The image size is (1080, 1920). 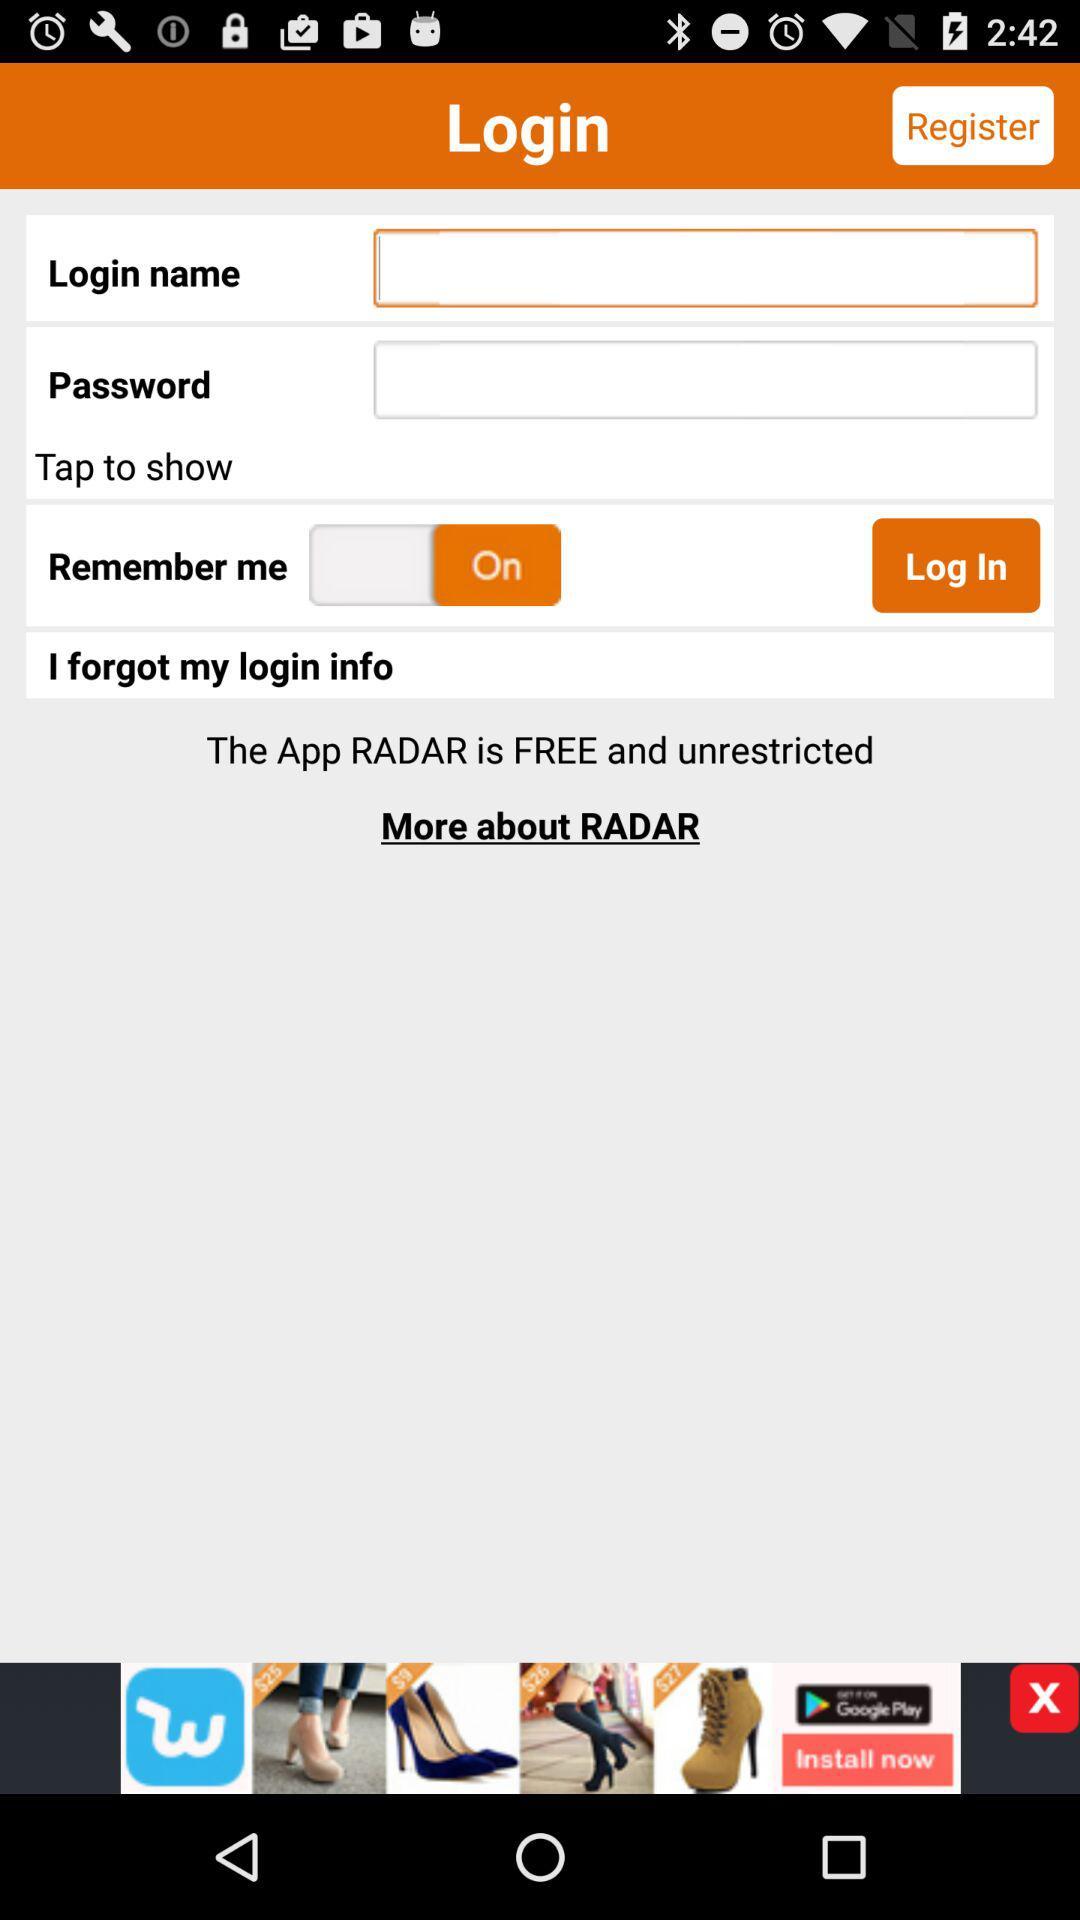 I want to click on username, so click(x=705, y=267).